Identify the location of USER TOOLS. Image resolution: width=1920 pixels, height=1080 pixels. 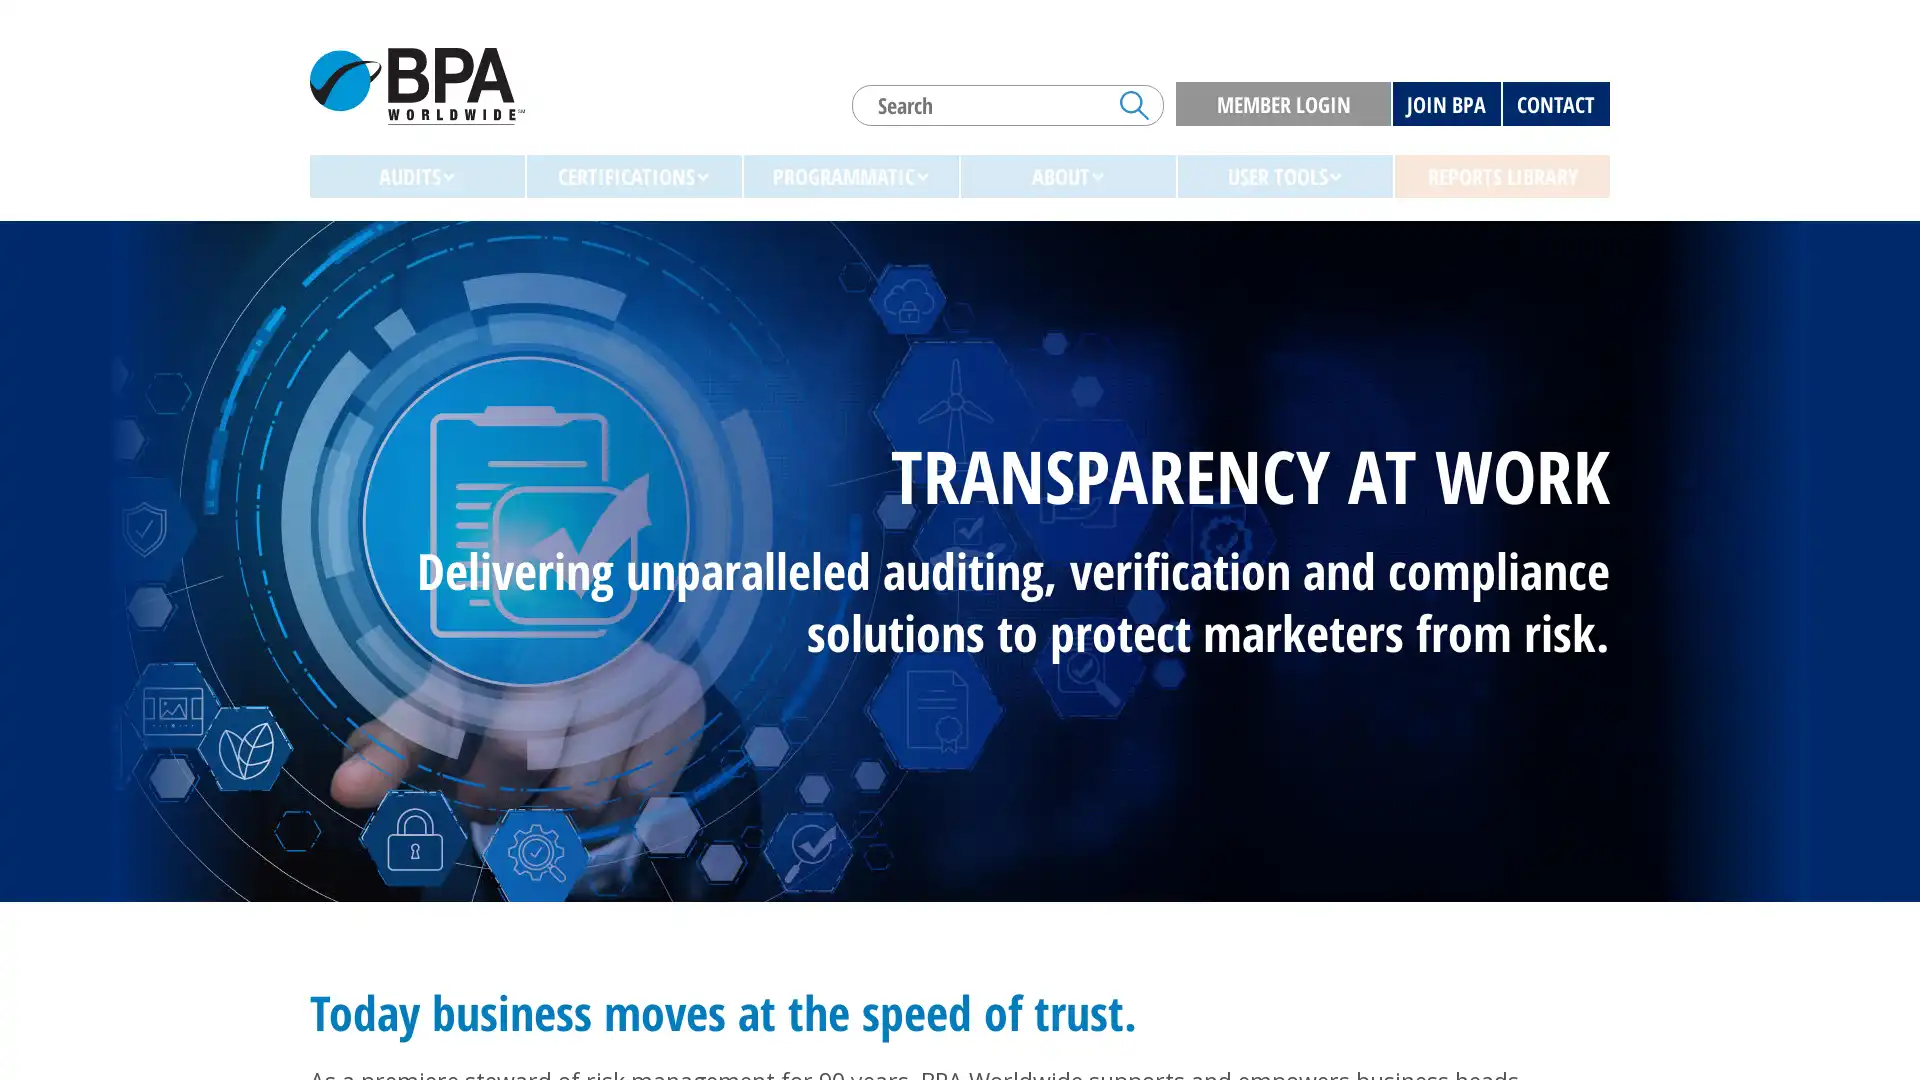
(1285, 175).